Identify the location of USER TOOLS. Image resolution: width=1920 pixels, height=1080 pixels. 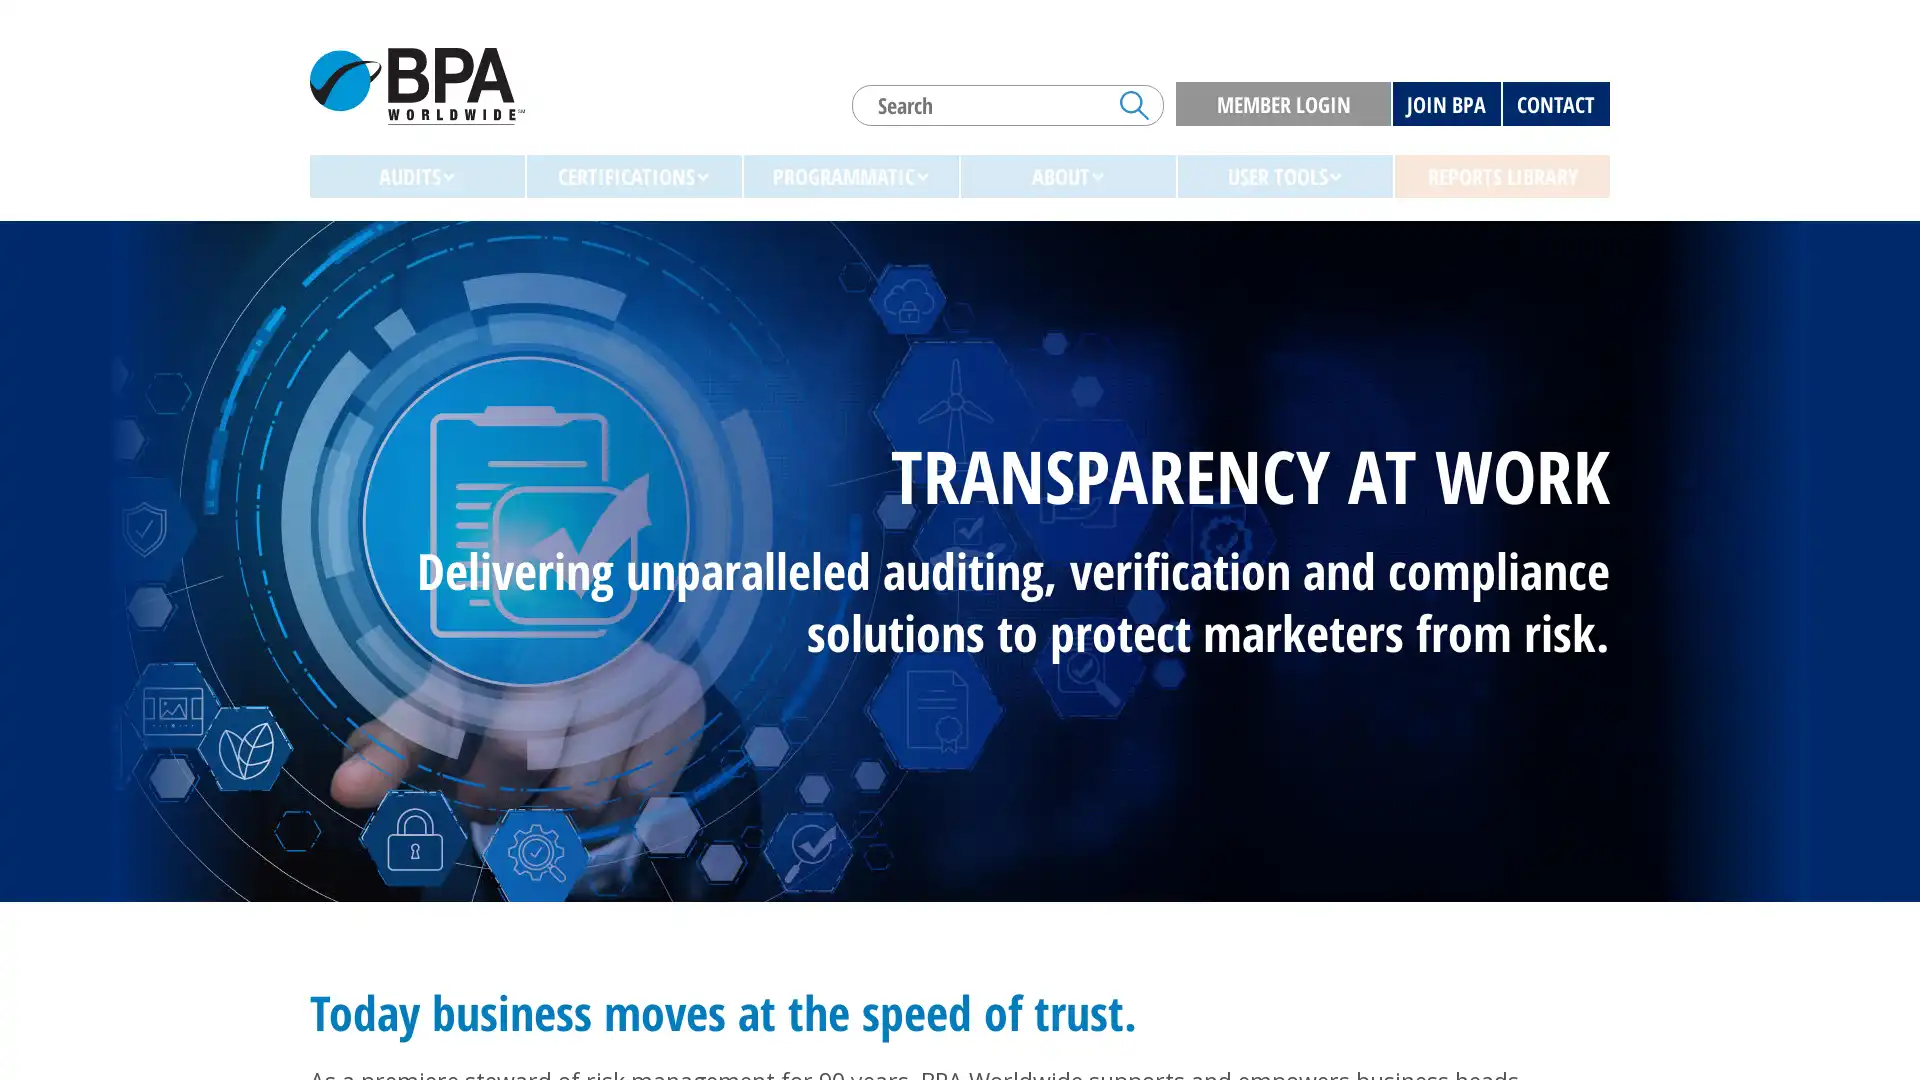
(1285, 175).